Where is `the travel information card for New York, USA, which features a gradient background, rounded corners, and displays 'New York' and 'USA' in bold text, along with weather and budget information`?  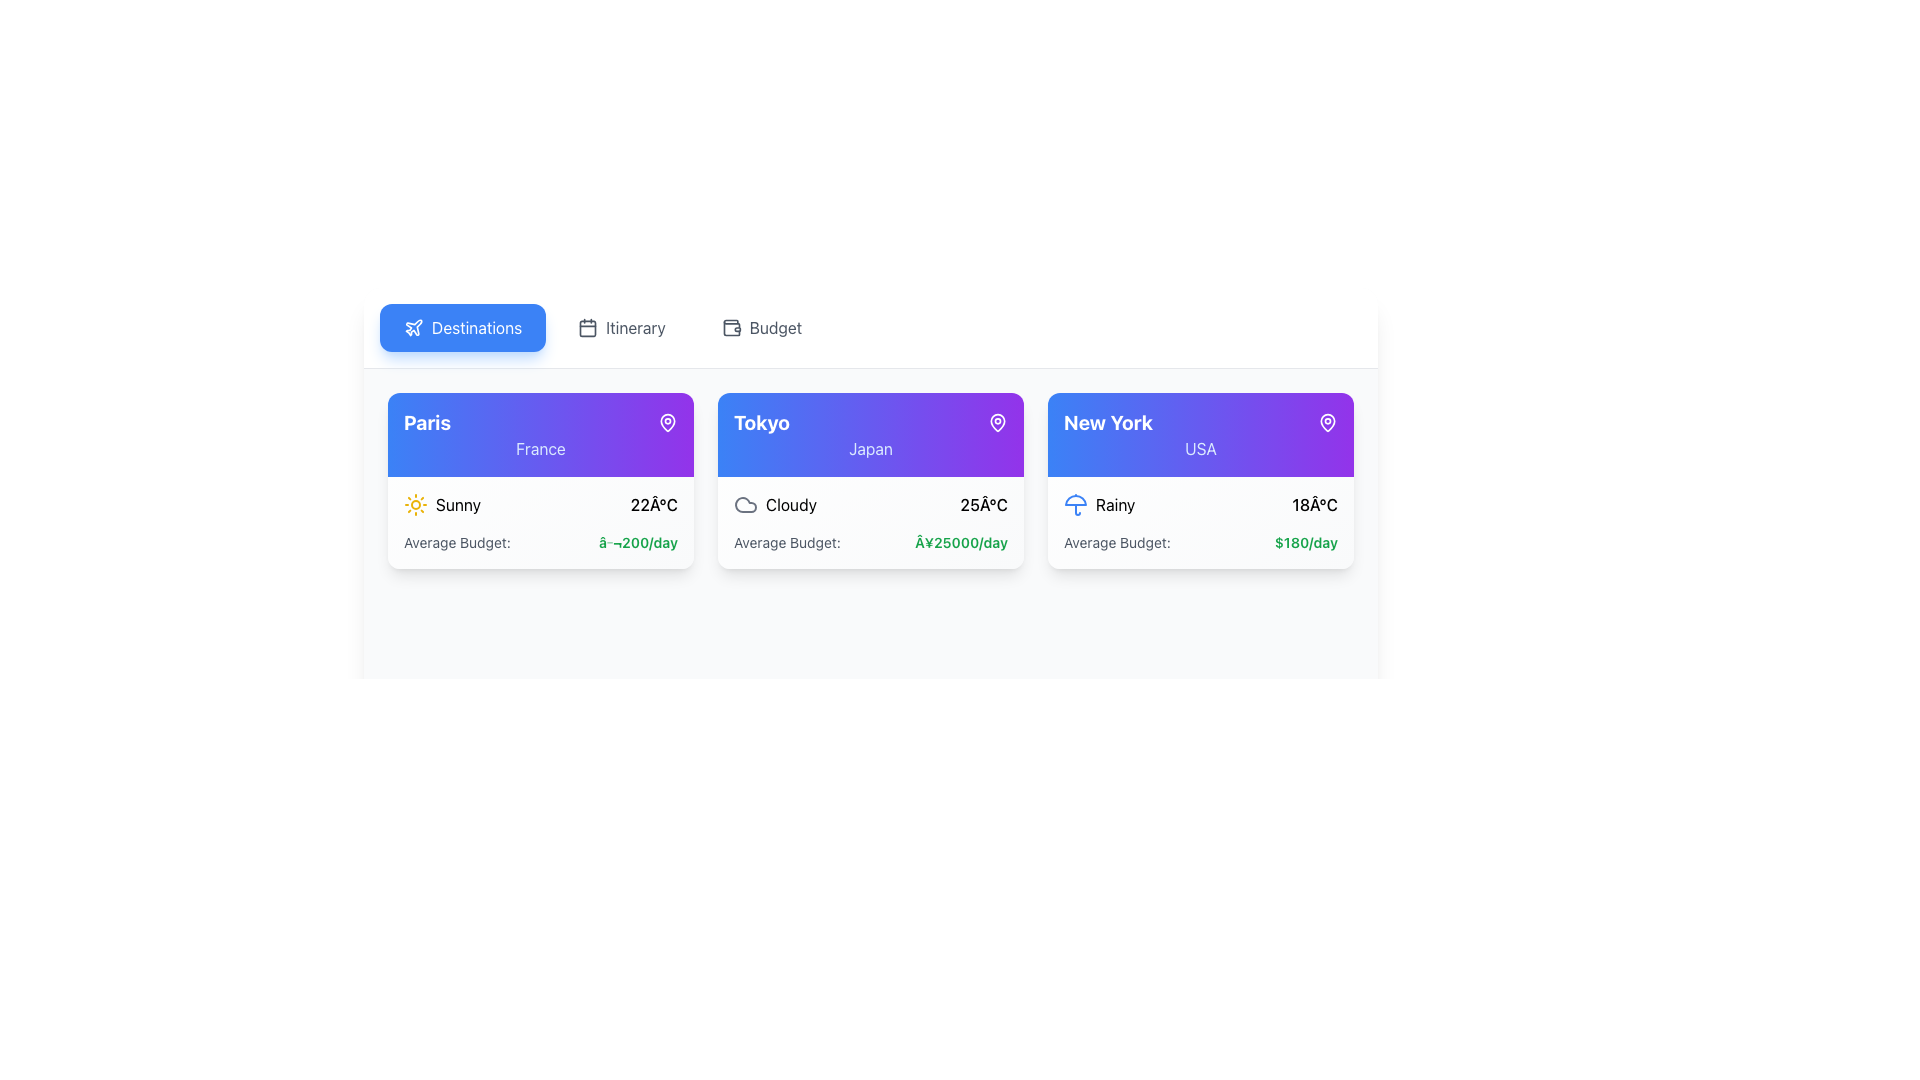
the travel information card for New York, USA, which features a gradient background, rounded corners, and displays 'New York' and 'USA' in bold text, along with weather and budget information is located at coordinates (1200, 481).